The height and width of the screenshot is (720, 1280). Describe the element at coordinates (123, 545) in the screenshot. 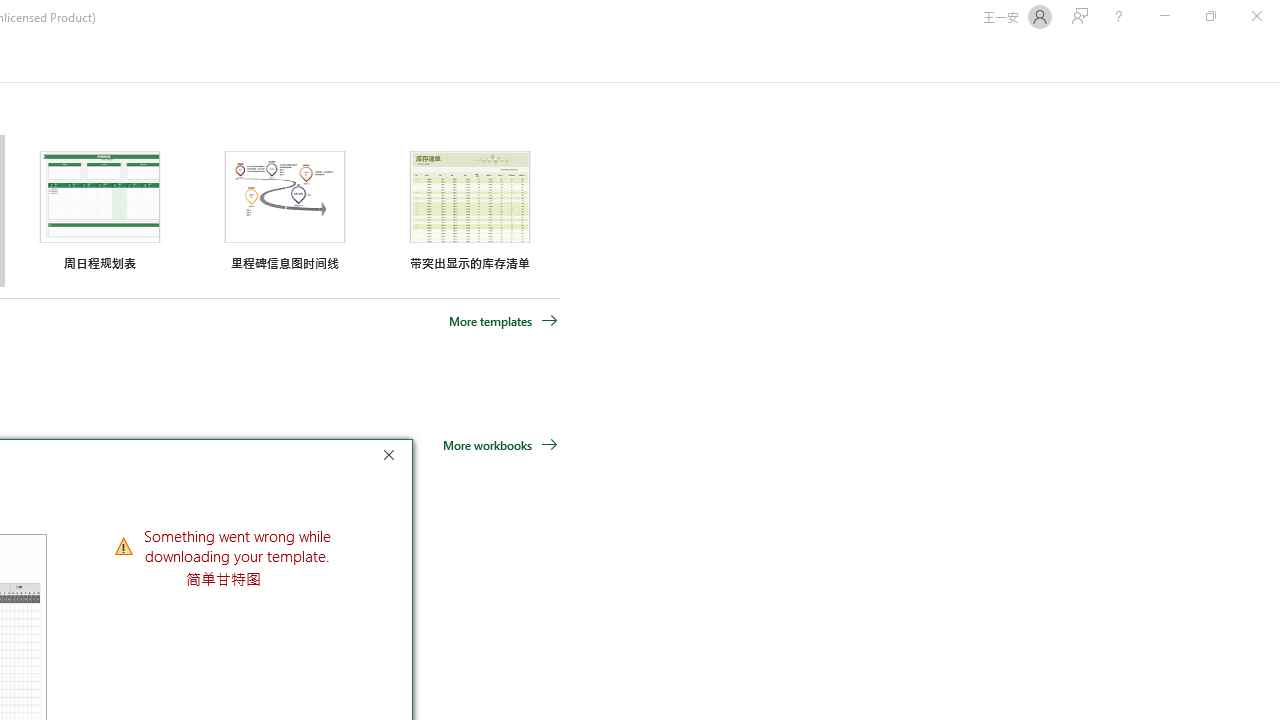

I see `'Class: NetUIImage'` at that location.